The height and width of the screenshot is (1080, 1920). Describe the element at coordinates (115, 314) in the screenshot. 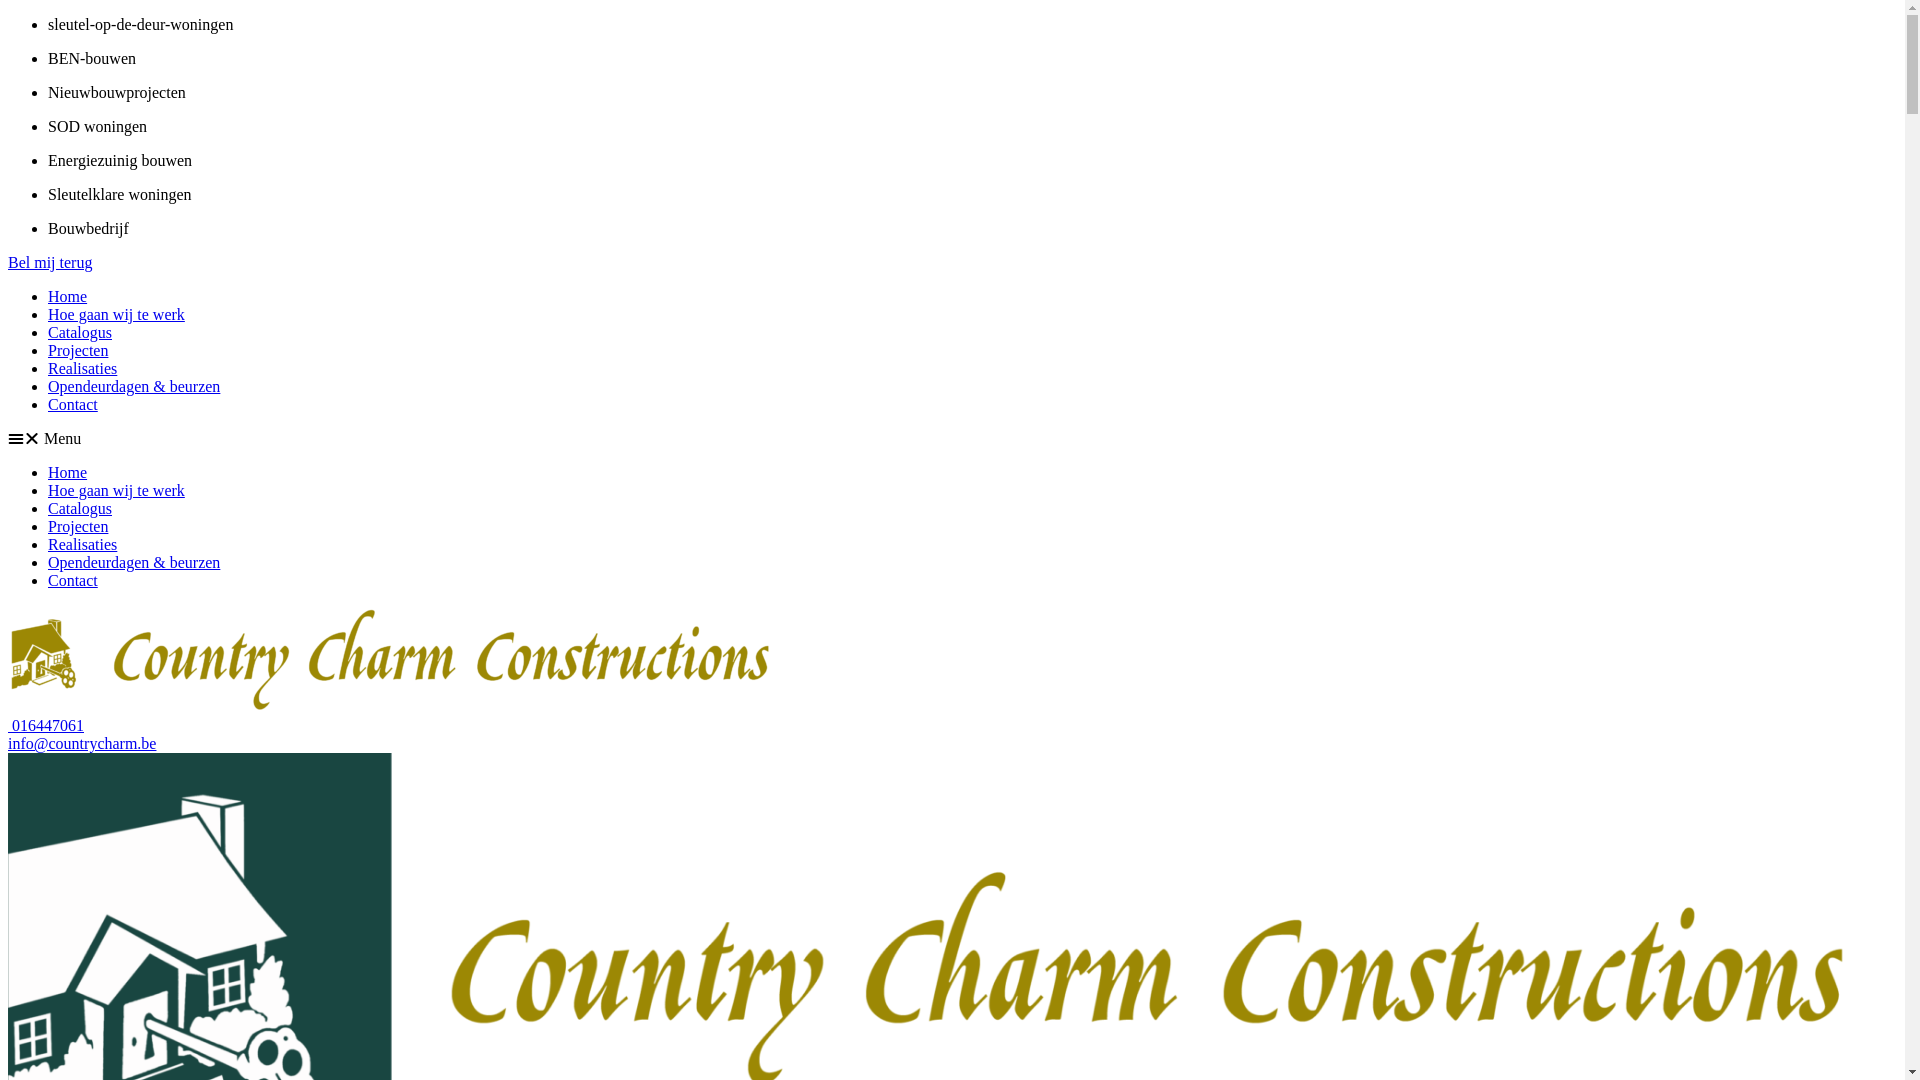

I see `'Hoe gaan wij te werk'` at that location.